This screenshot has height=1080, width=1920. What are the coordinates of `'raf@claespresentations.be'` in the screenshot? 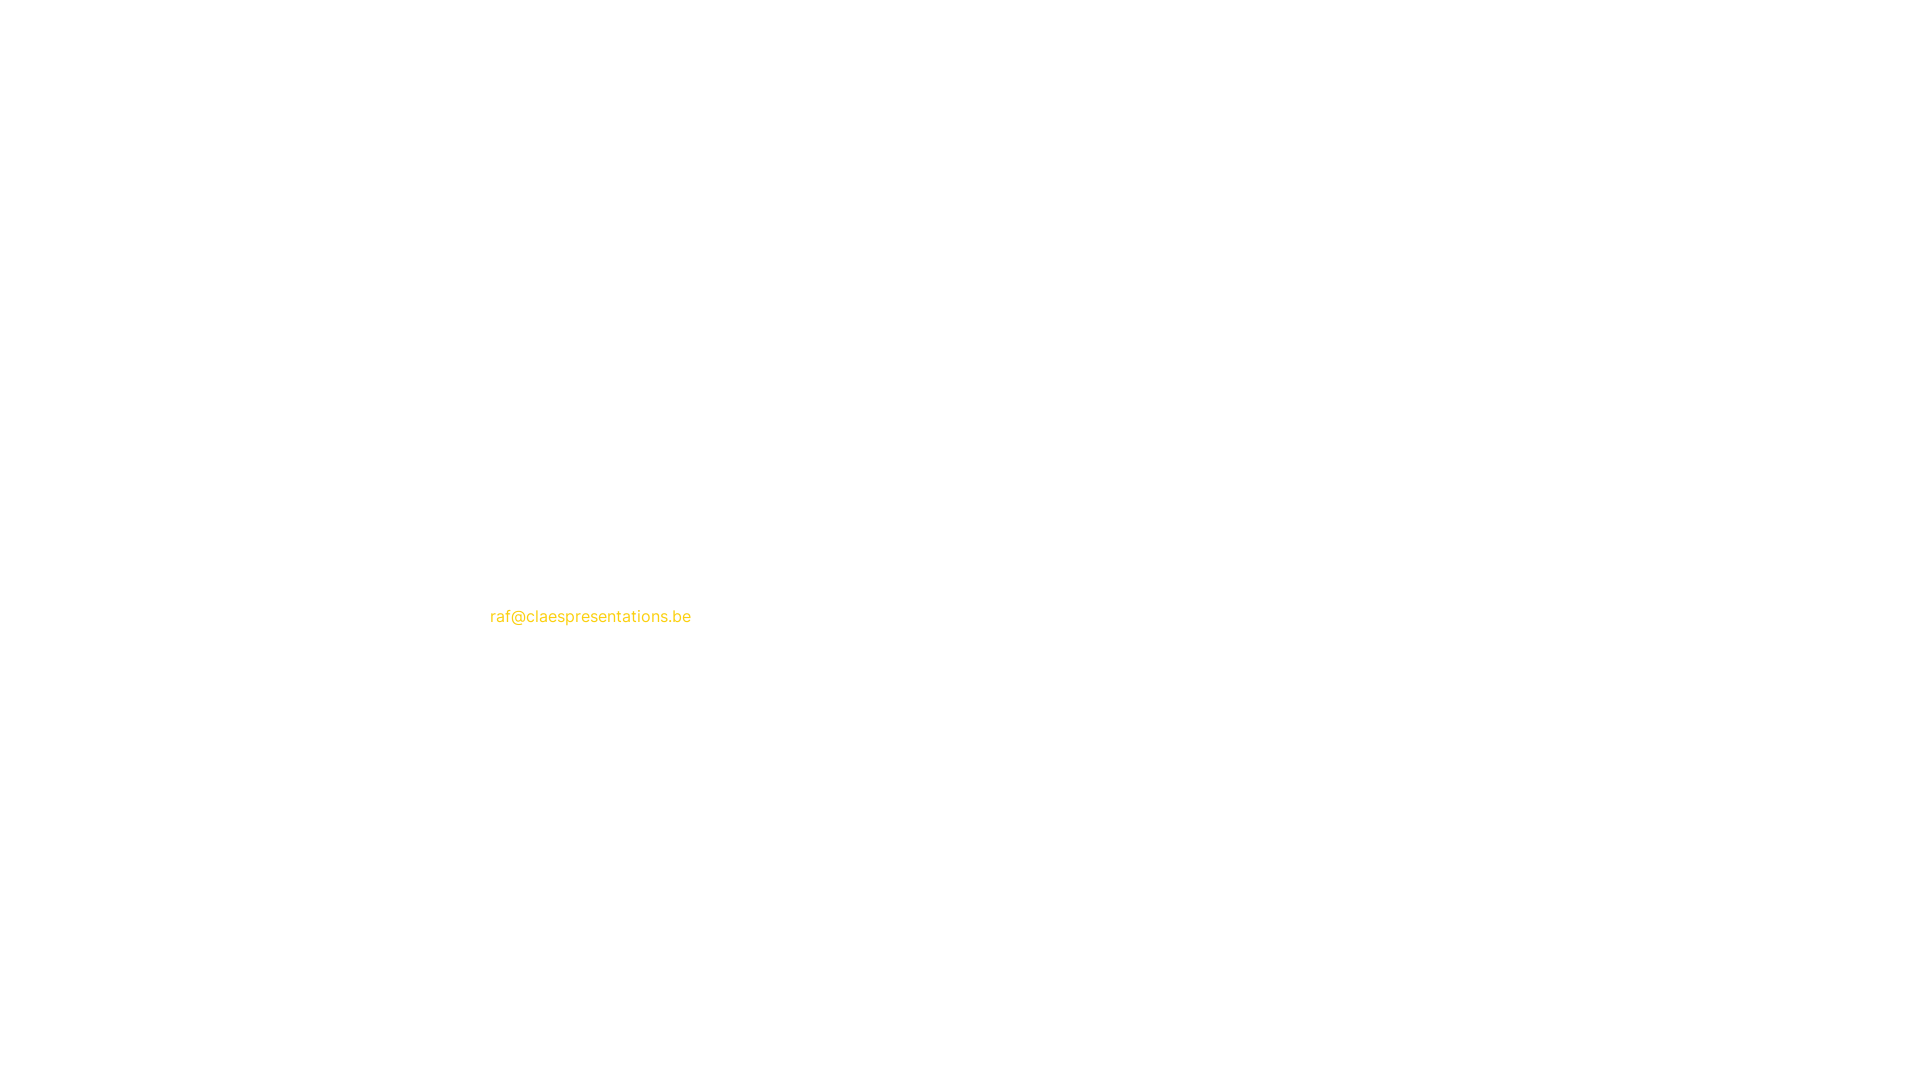 It's located at (489, 615).